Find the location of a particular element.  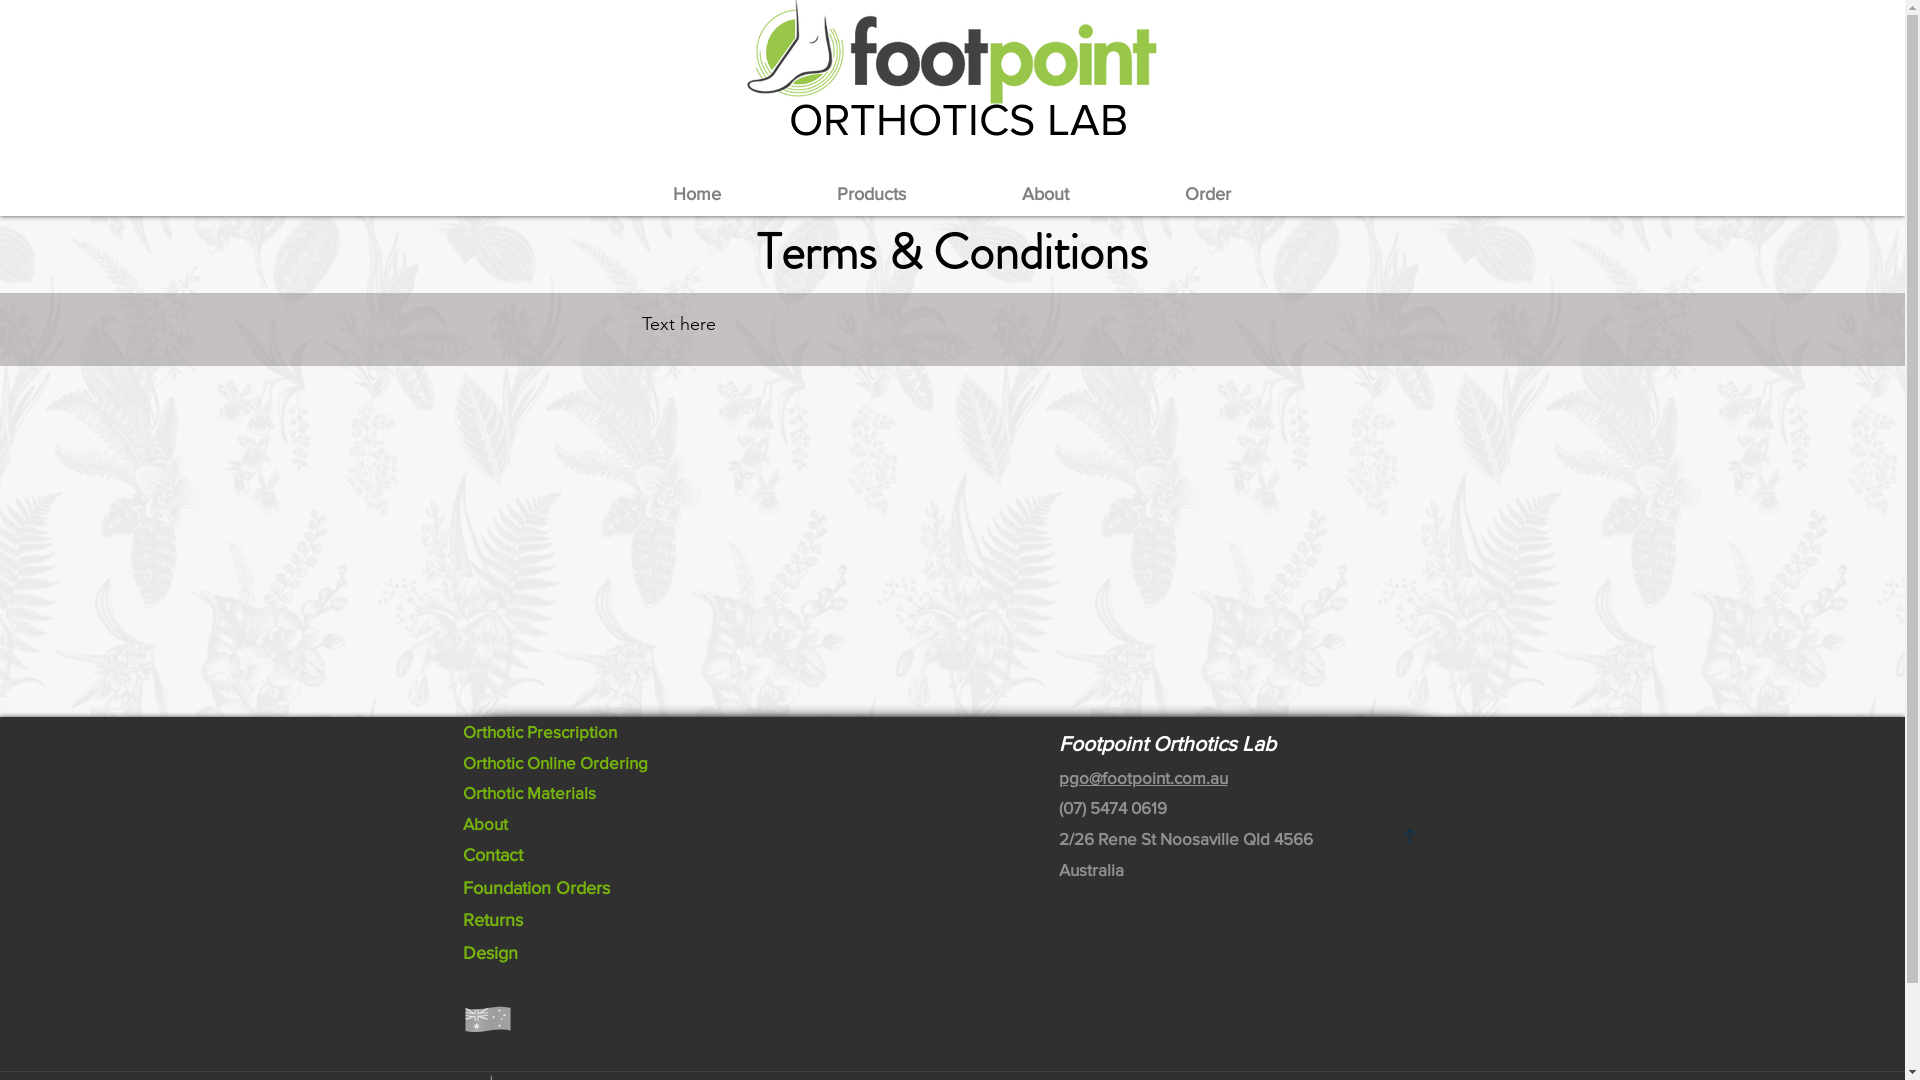

'Home' is located at coordinates (696, 194).